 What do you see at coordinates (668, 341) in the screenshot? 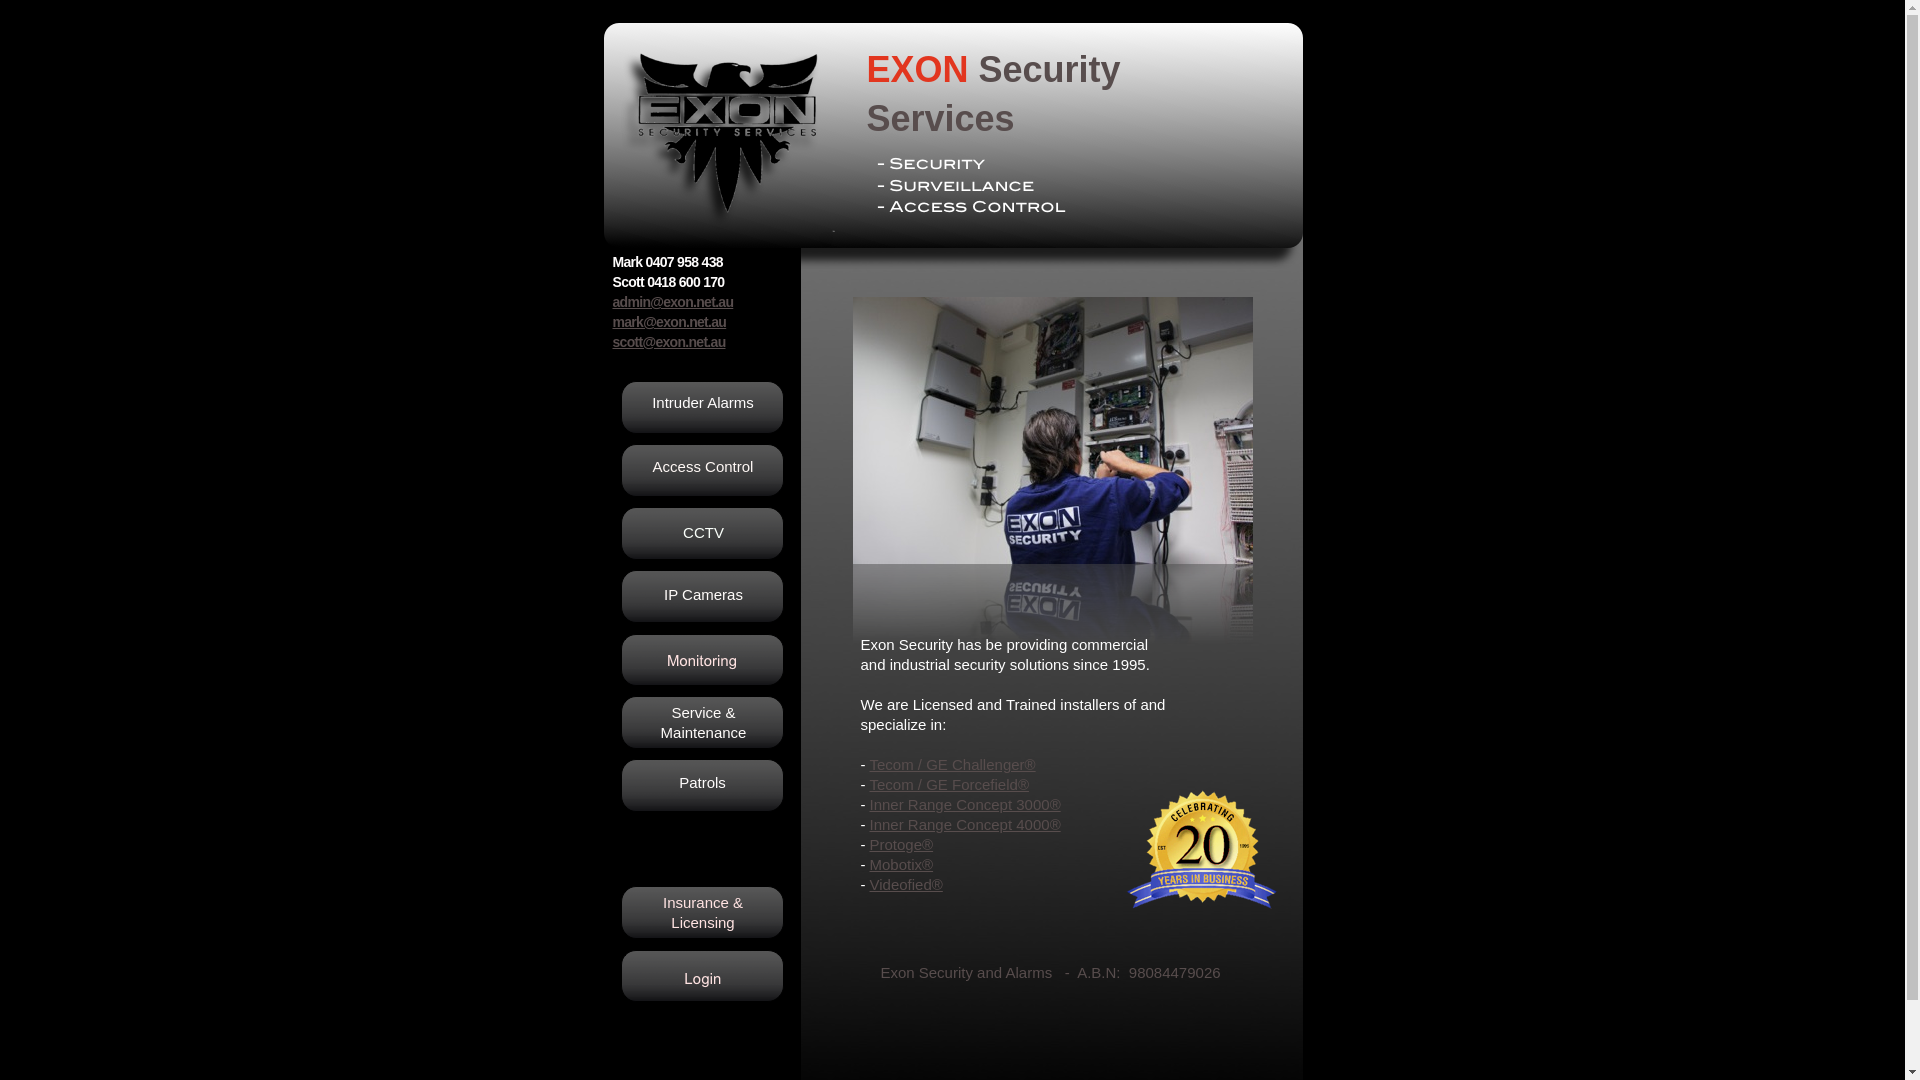
I see `'scott@exon.net.au'` at bounding box center [668, 341].